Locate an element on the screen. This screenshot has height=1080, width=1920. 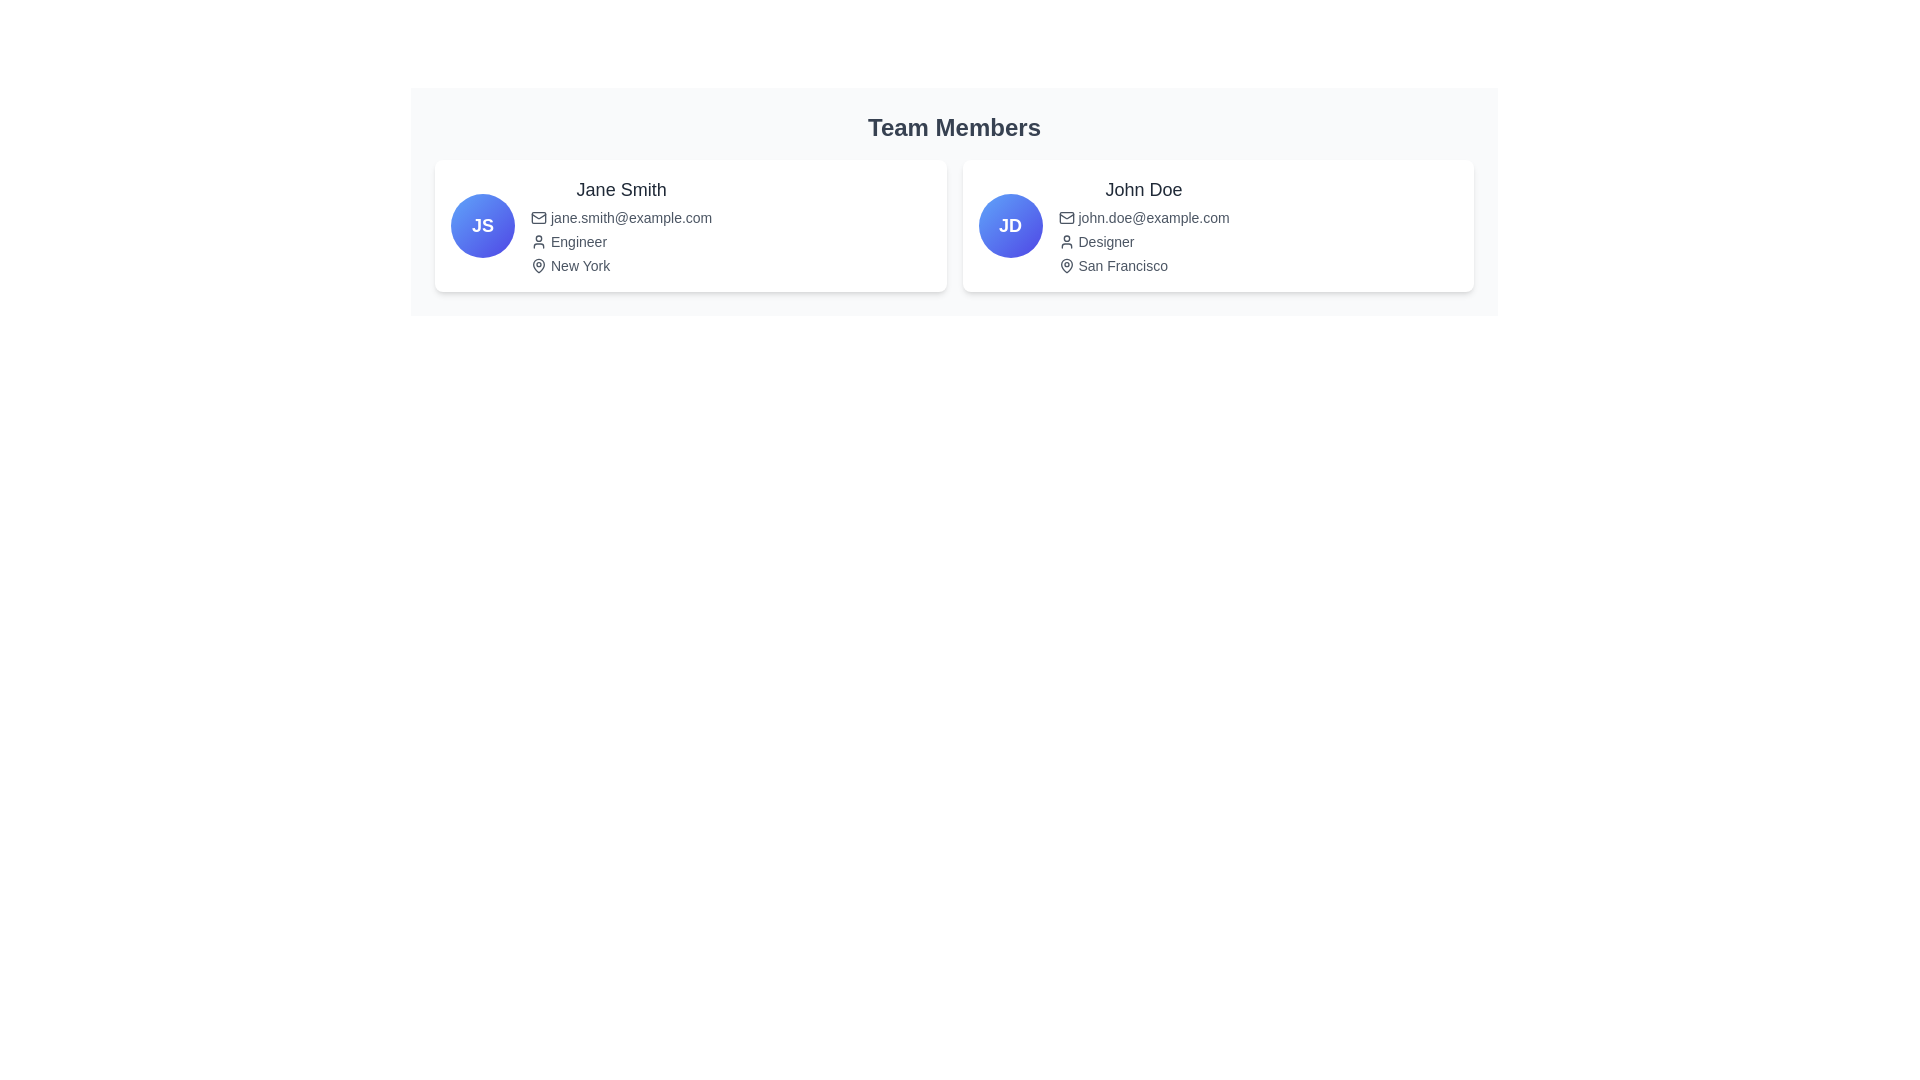
the text label displaying 'John Doe' in bold, dark gray font at the top of the right card under 'Team Members' is located at coordinates (1144, 189).